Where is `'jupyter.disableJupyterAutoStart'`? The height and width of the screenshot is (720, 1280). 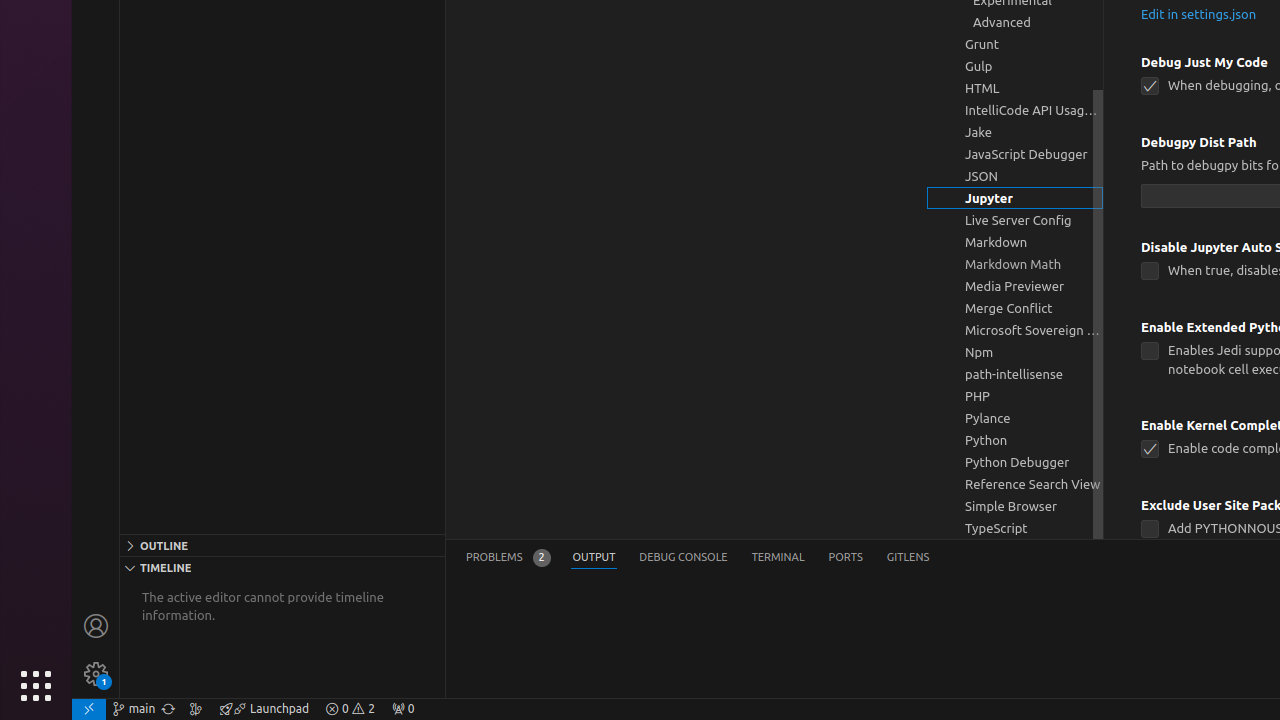
'jupyter.disableJupyterAutoStart' is located at coordinates (1149, 271).